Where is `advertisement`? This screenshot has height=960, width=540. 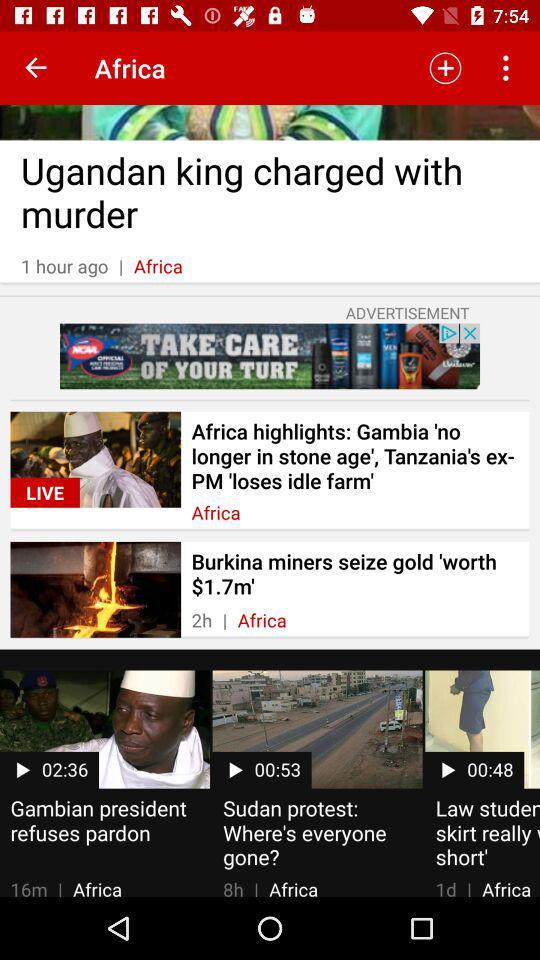
advertisement is located at coordinates (270, 356).